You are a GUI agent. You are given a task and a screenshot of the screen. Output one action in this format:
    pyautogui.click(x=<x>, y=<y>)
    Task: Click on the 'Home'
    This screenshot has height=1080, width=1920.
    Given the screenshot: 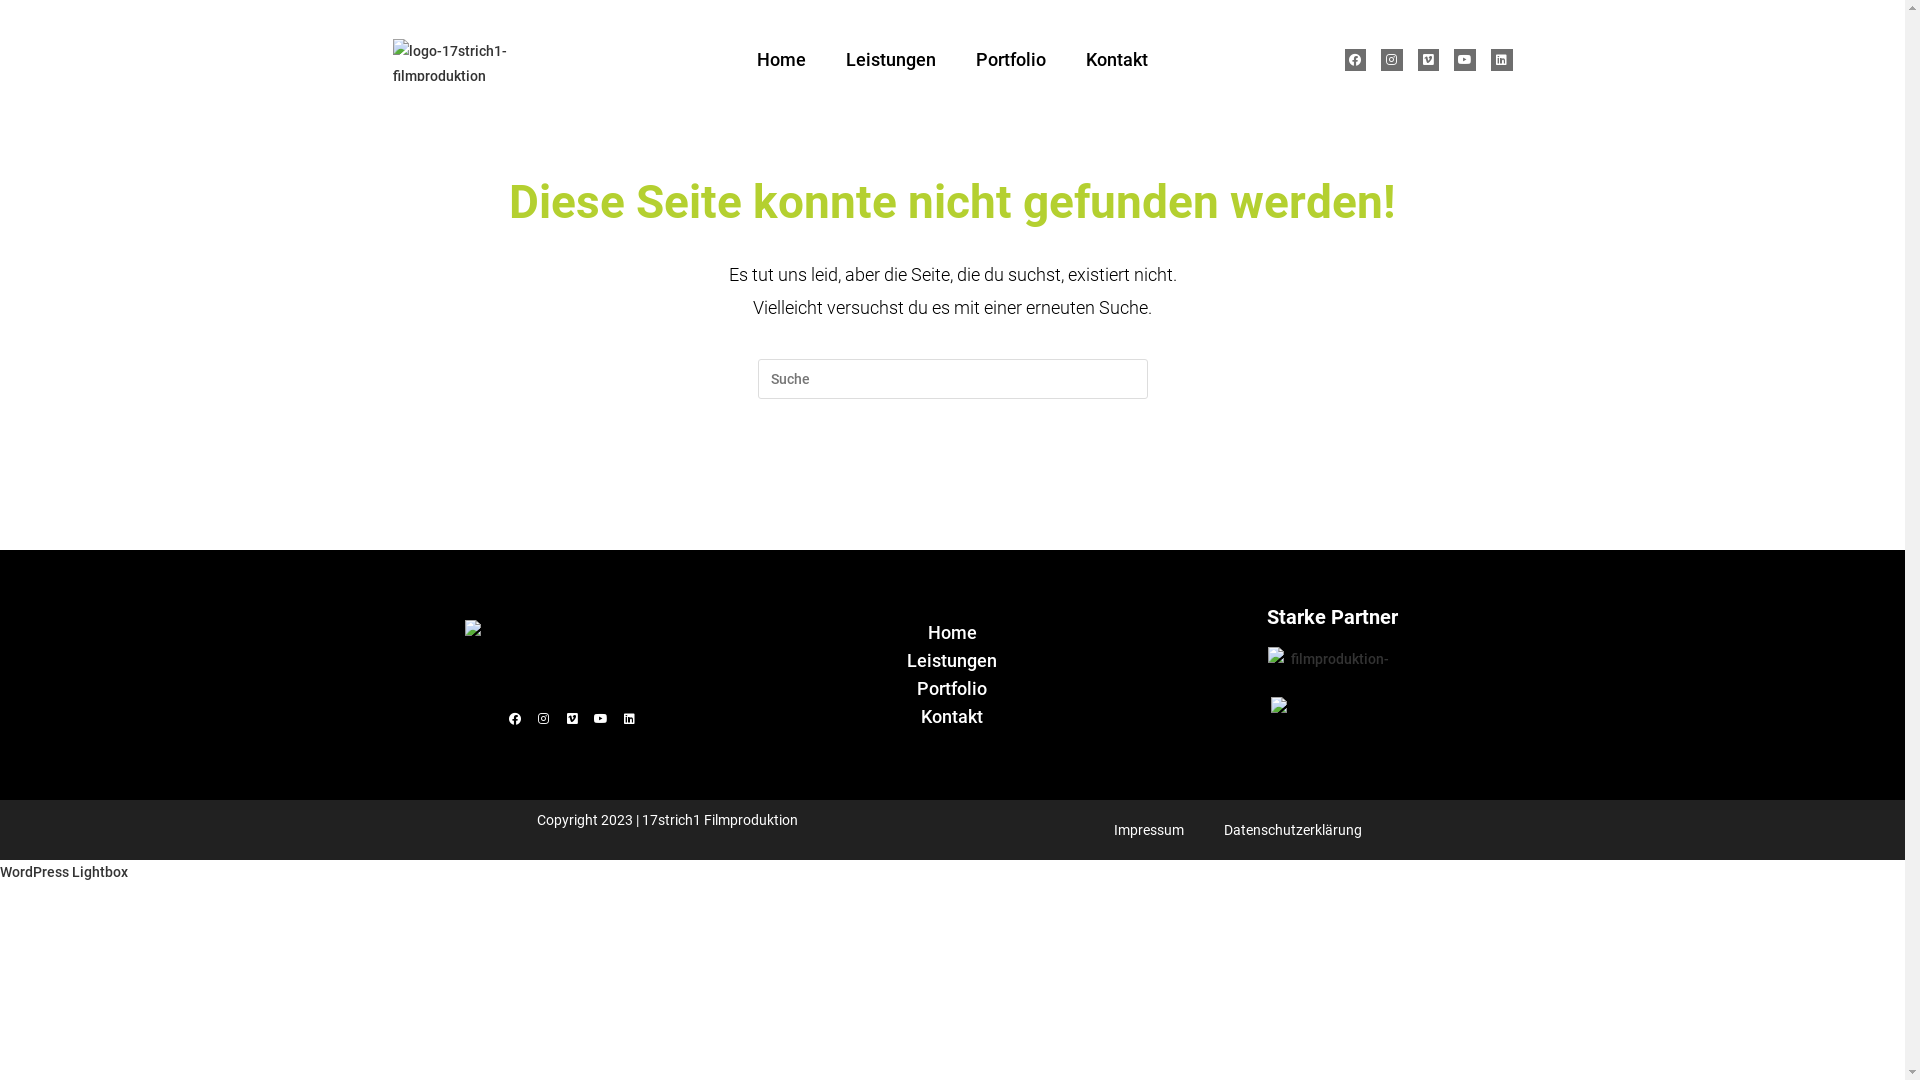 What is the action you would take?
    pyautogui.click(x=780, y=59)
    